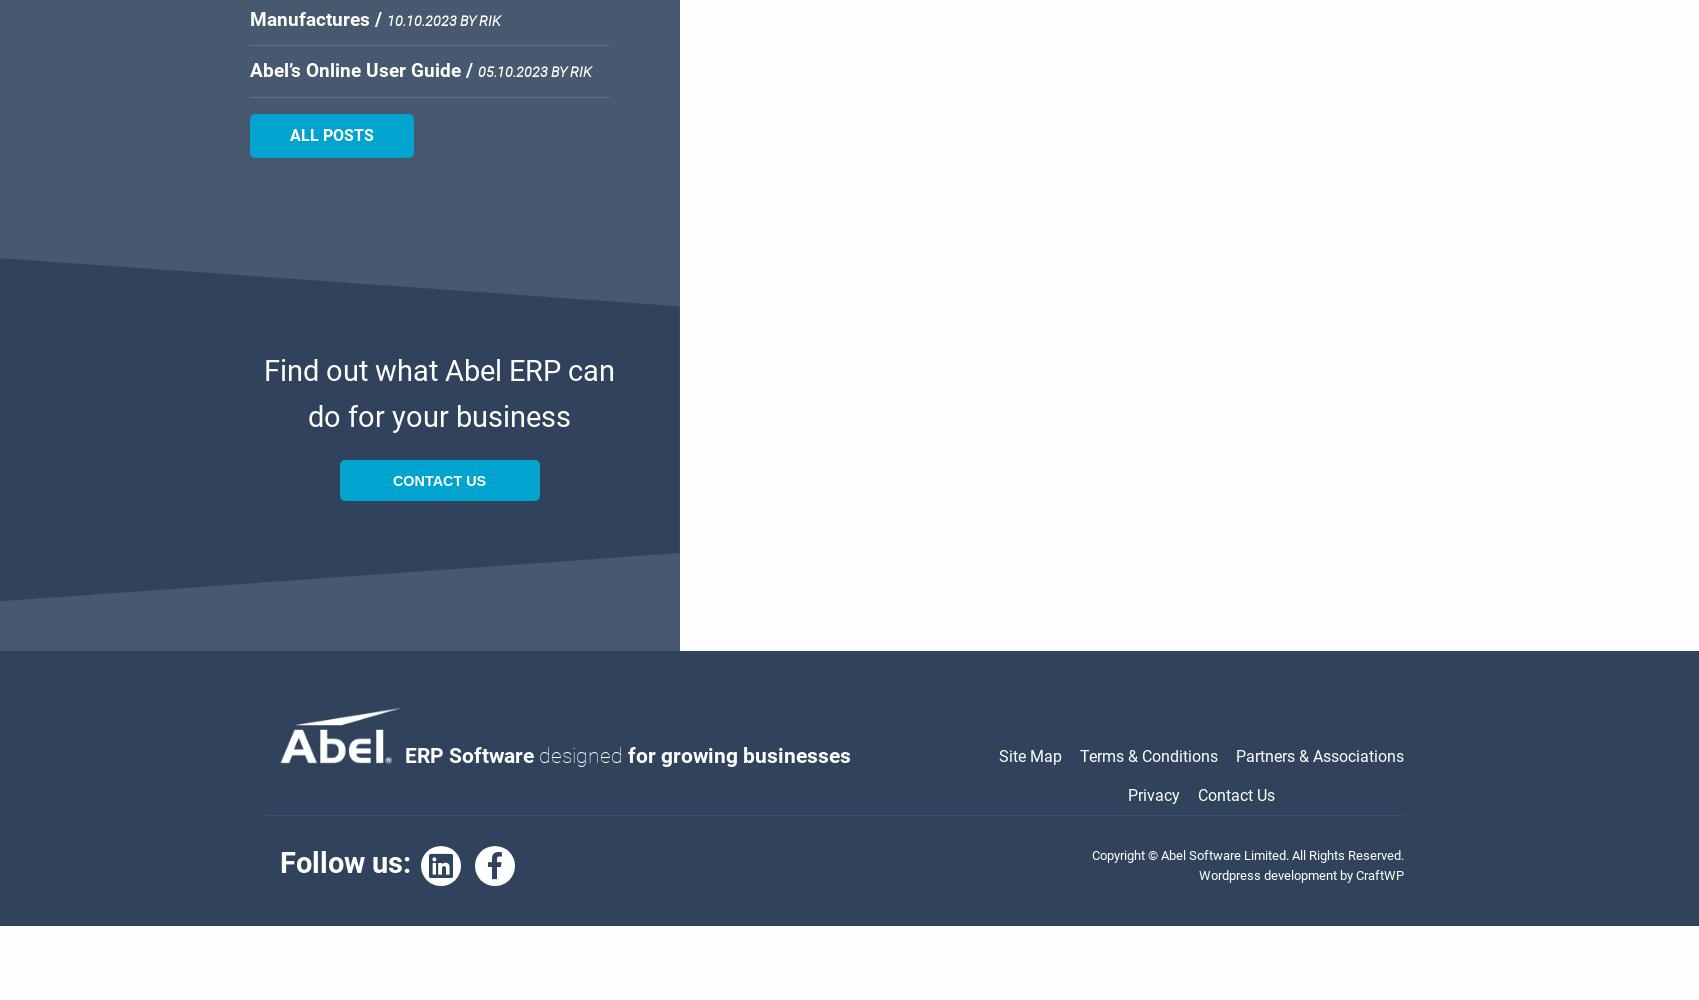  Describe the element at coordinates (470, 756) in the screenshot. I see `'ERP Software'` at that location.